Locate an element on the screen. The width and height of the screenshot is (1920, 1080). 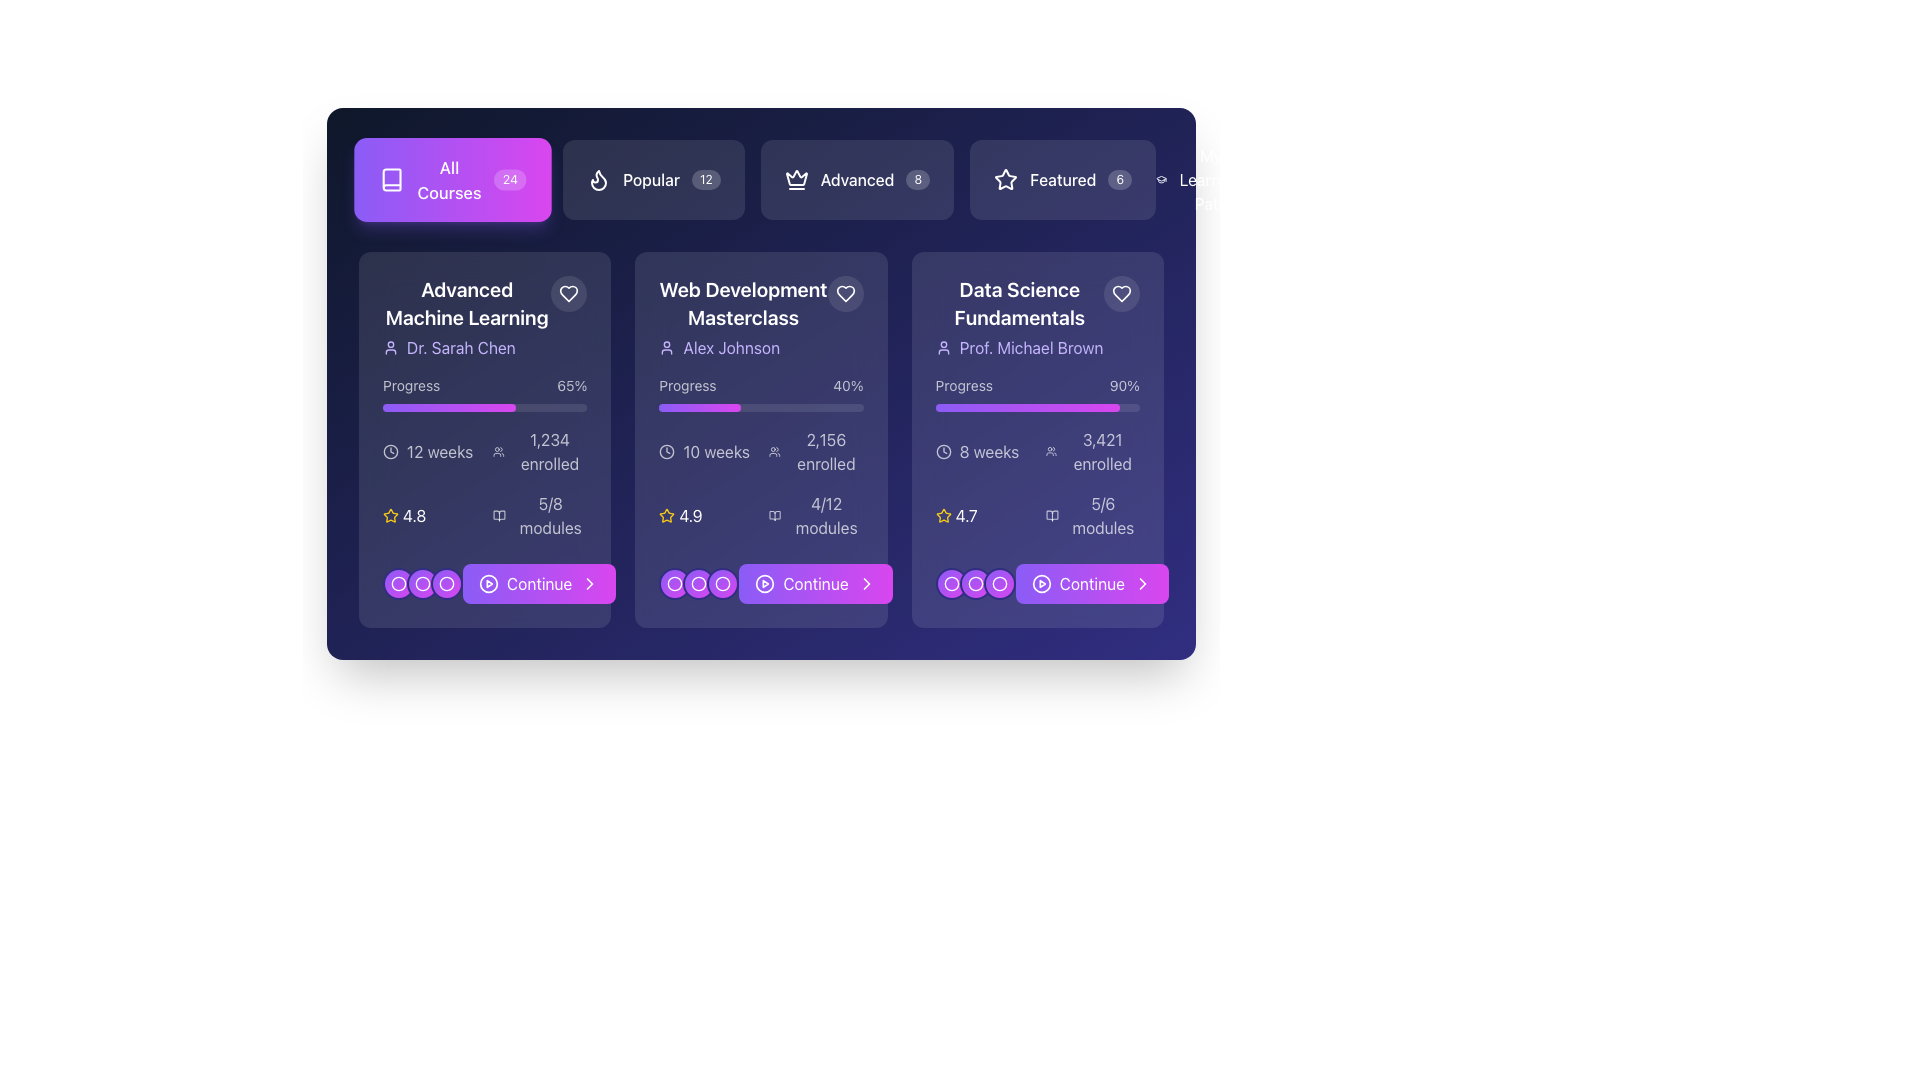
the 'Advanced' button with a dark blue background, white crown icon, and a badge showing '8' is located at coordinates (760, 180).